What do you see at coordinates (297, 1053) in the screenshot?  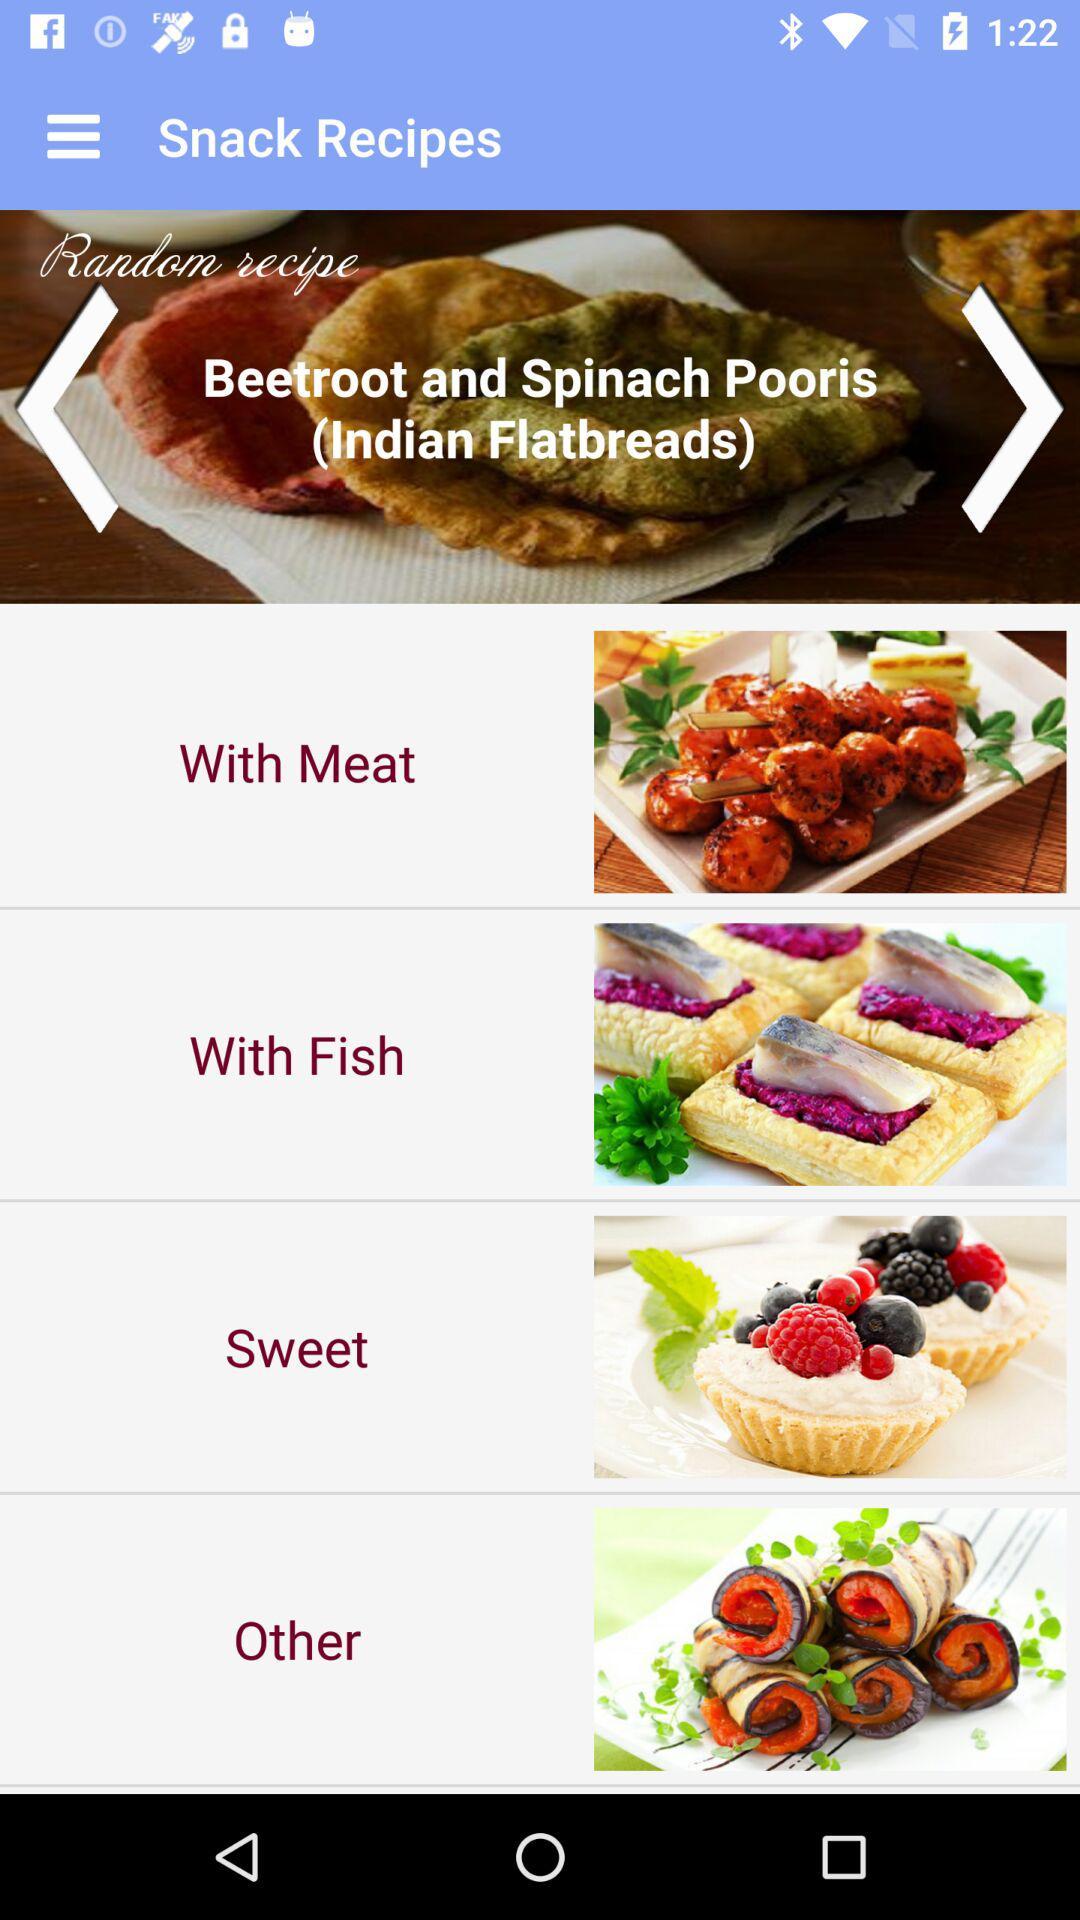 I see `item below the with meat` at bounding box center [297, 1053].